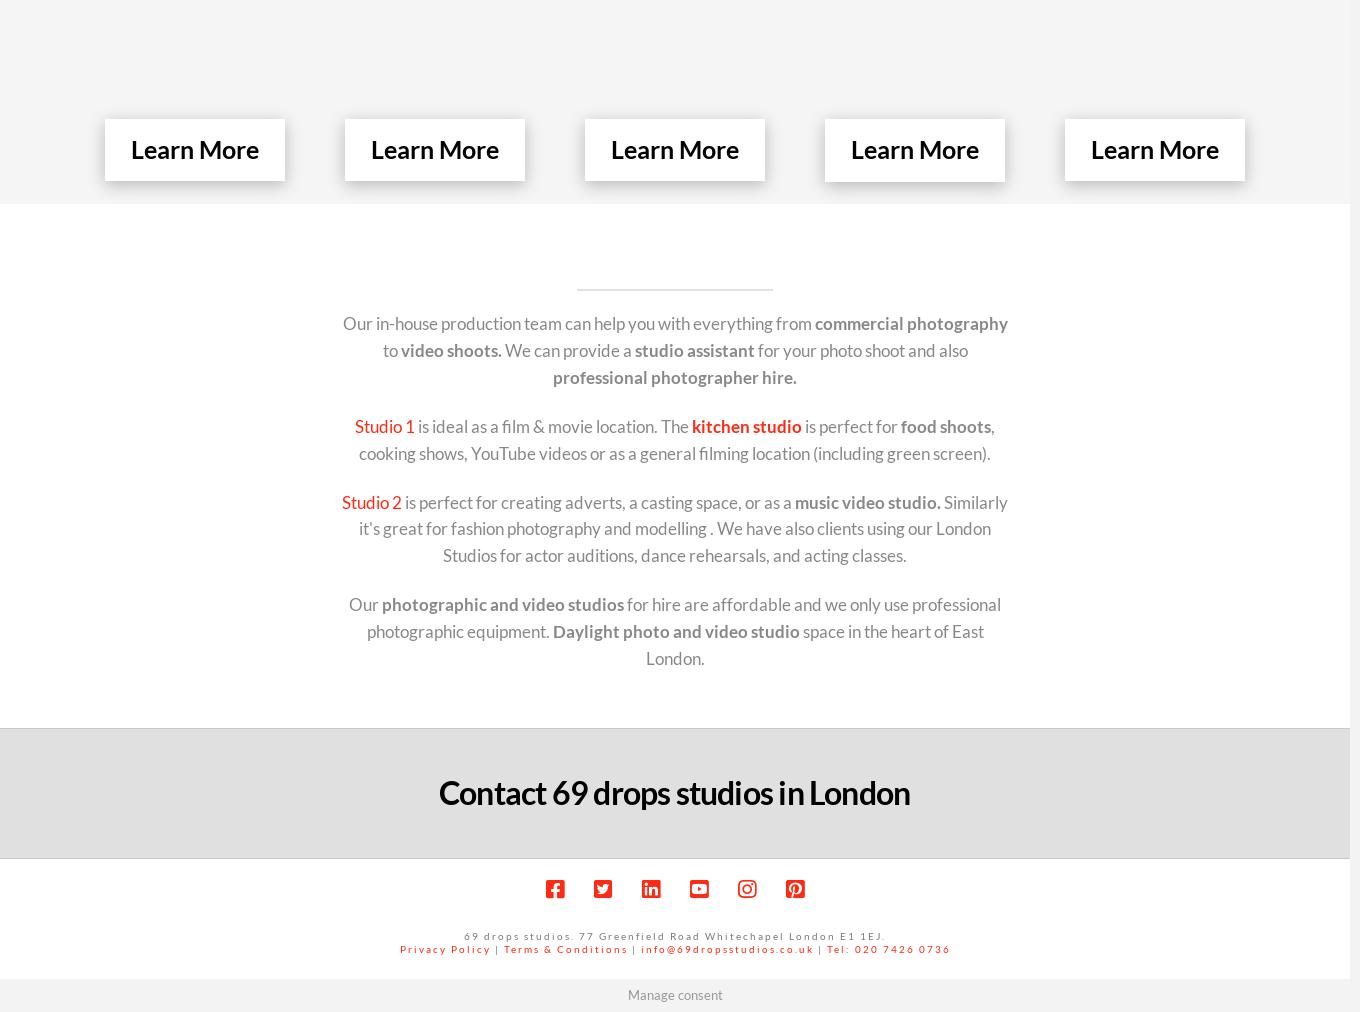 The image size is (1360, 1012). I want to click on 'professional photographer hire.', so click(673, 375).